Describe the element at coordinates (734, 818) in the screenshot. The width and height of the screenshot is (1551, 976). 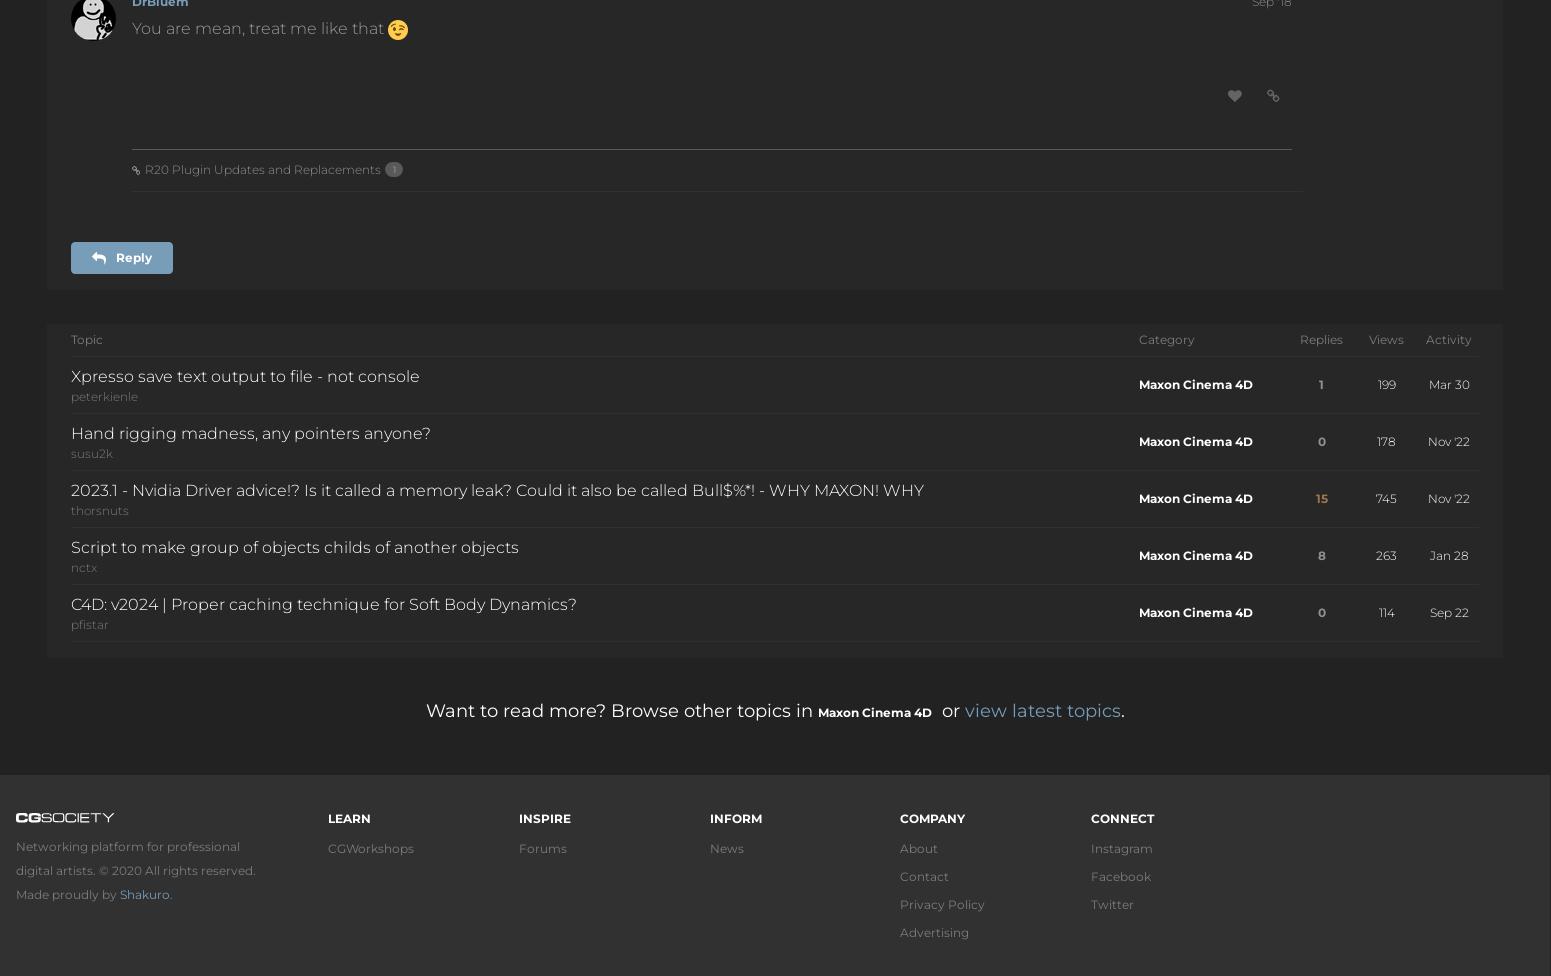
I see `'Inform'` at that location.